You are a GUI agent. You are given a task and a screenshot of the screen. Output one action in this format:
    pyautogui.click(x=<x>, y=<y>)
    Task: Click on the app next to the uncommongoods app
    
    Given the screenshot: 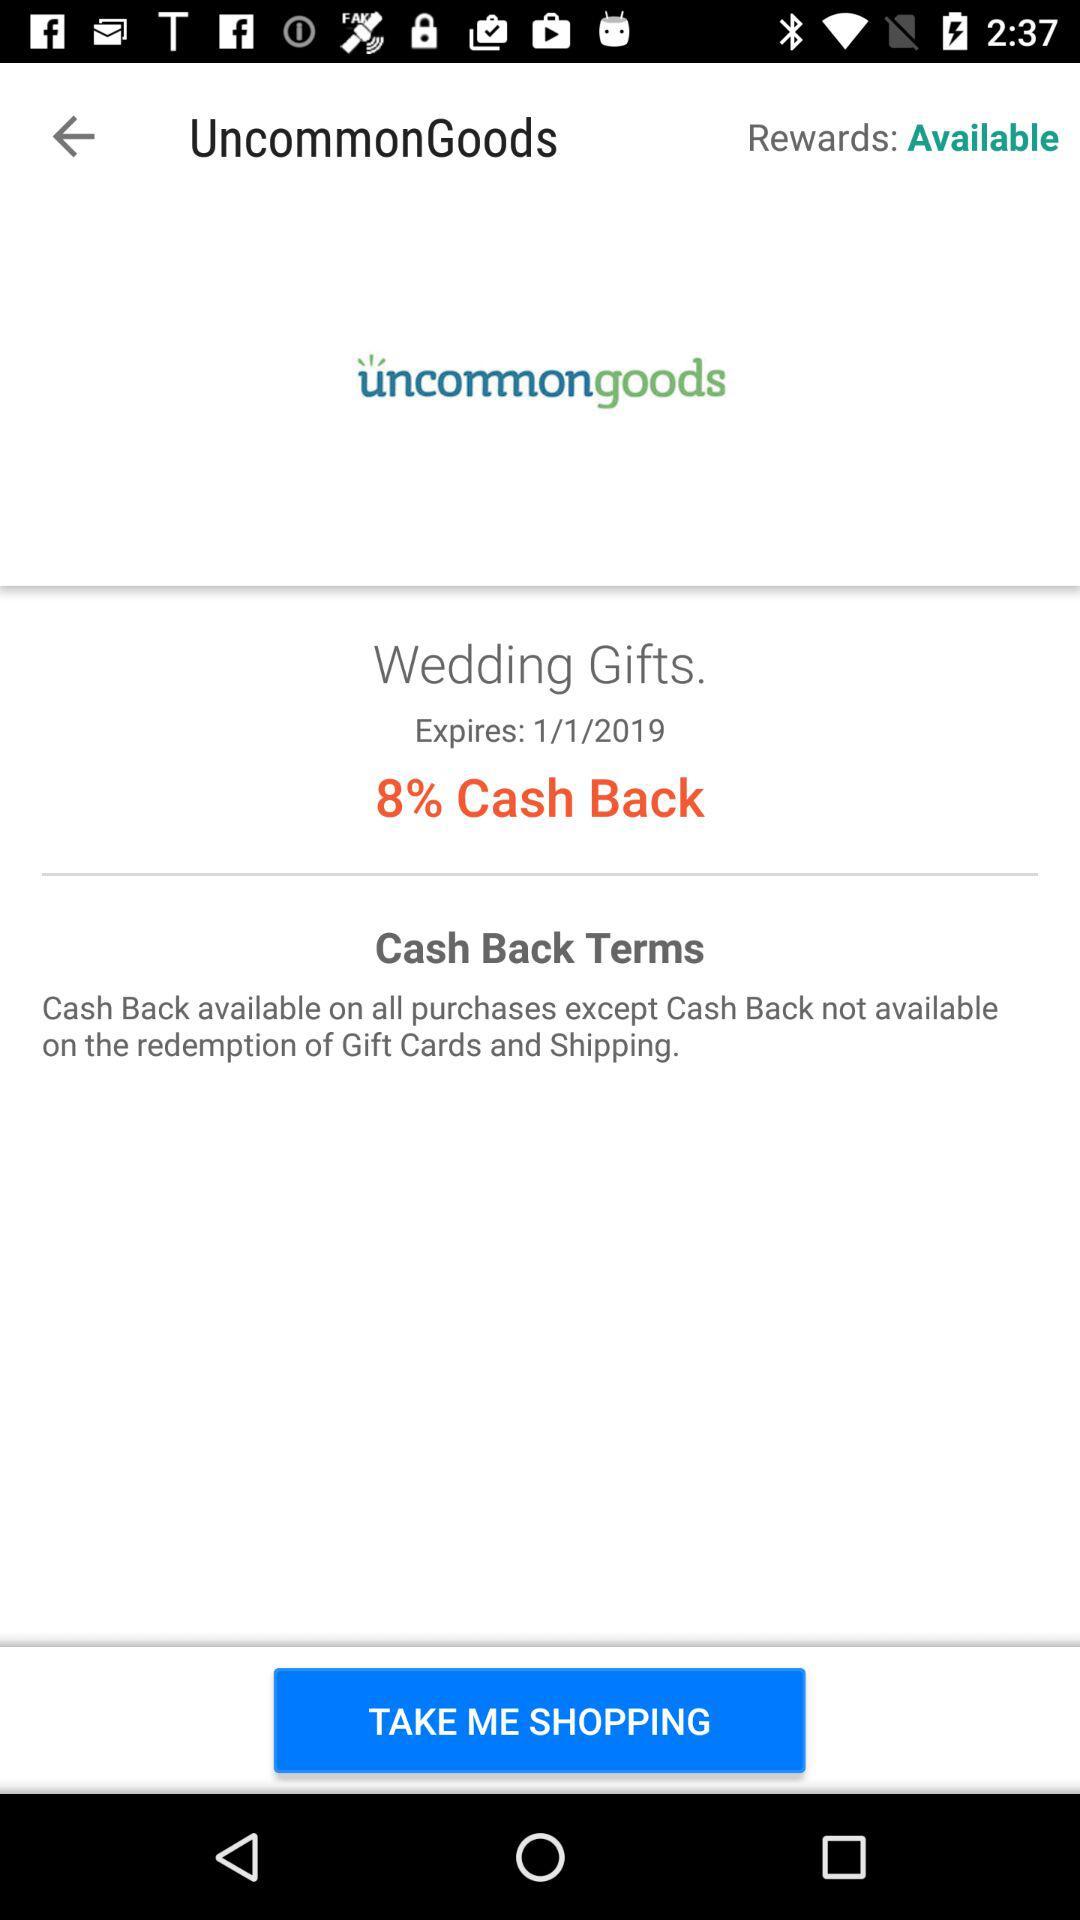 What is the action you would take?
    pyautogui.click(x=72, y=135)
    